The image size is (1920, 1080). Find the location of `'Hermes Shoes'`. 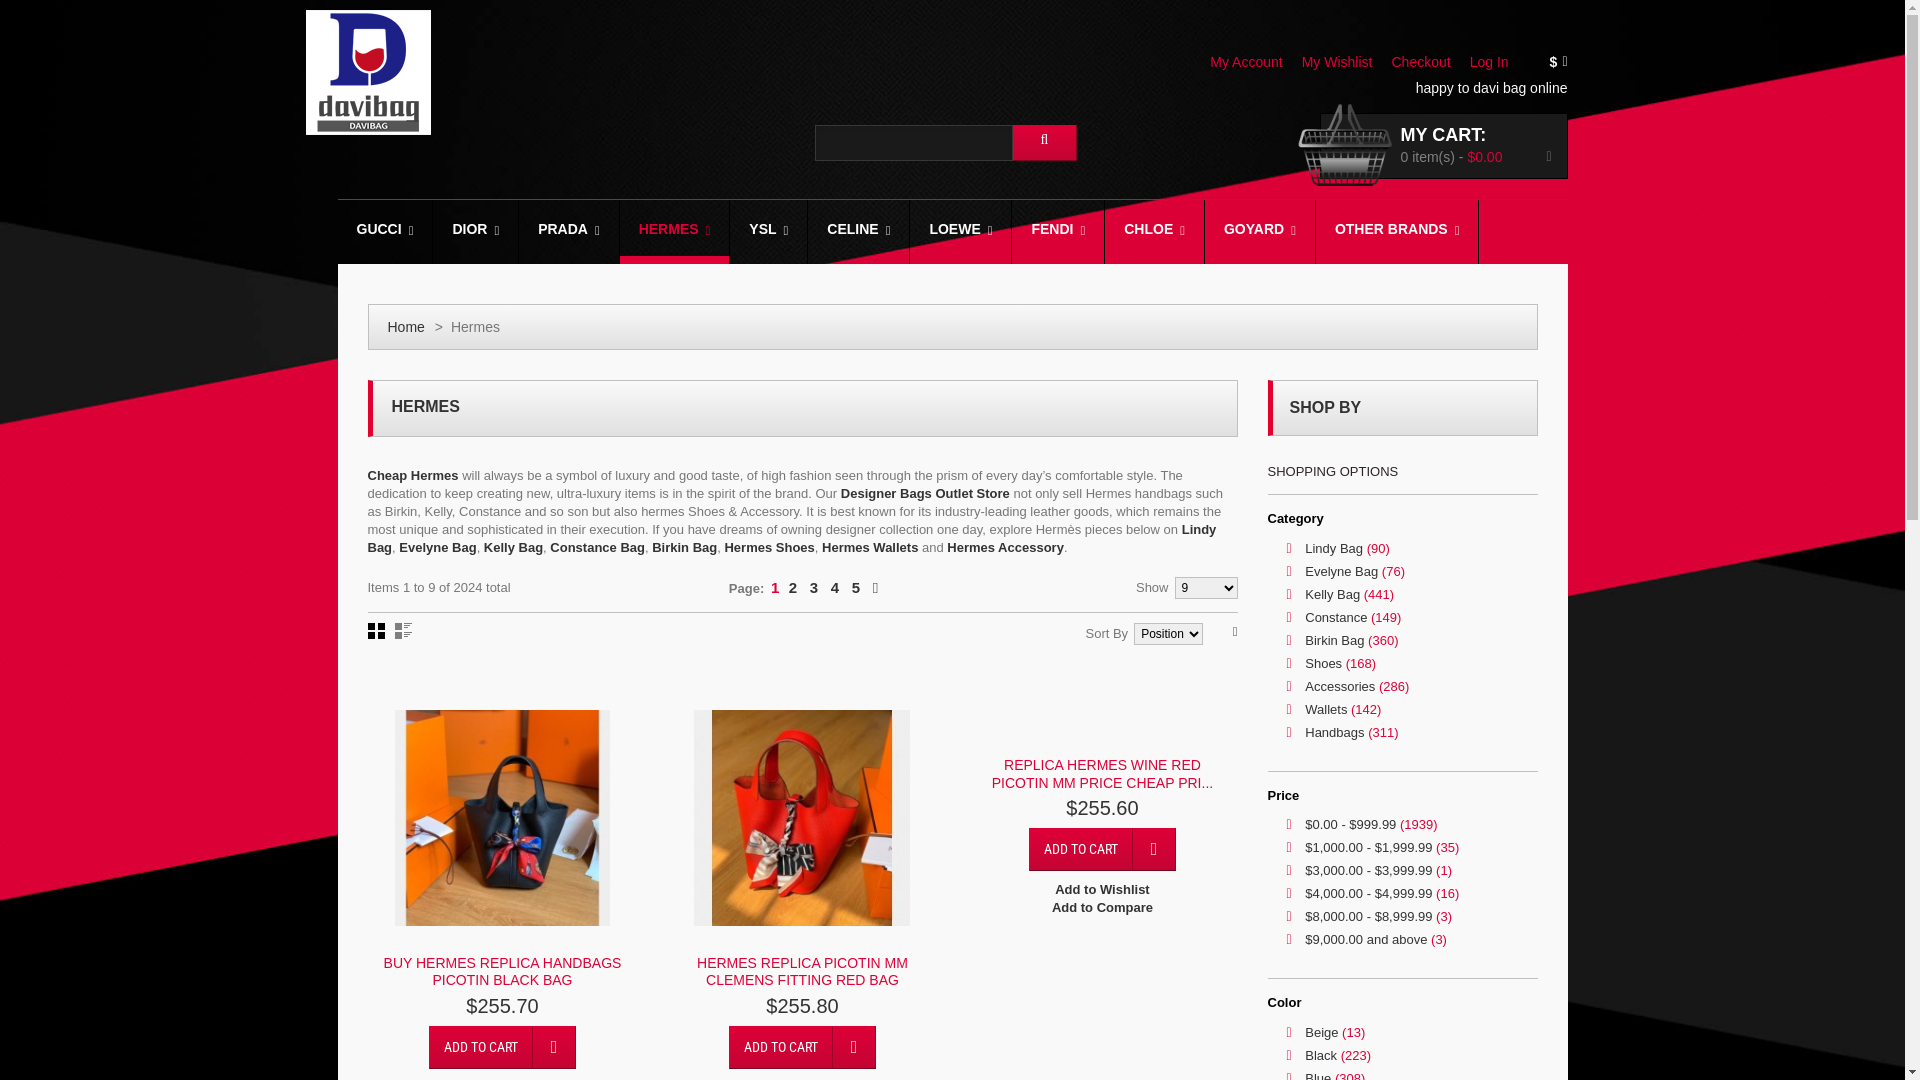

'Hermes Shoes' is located at coordinates (767, 547).